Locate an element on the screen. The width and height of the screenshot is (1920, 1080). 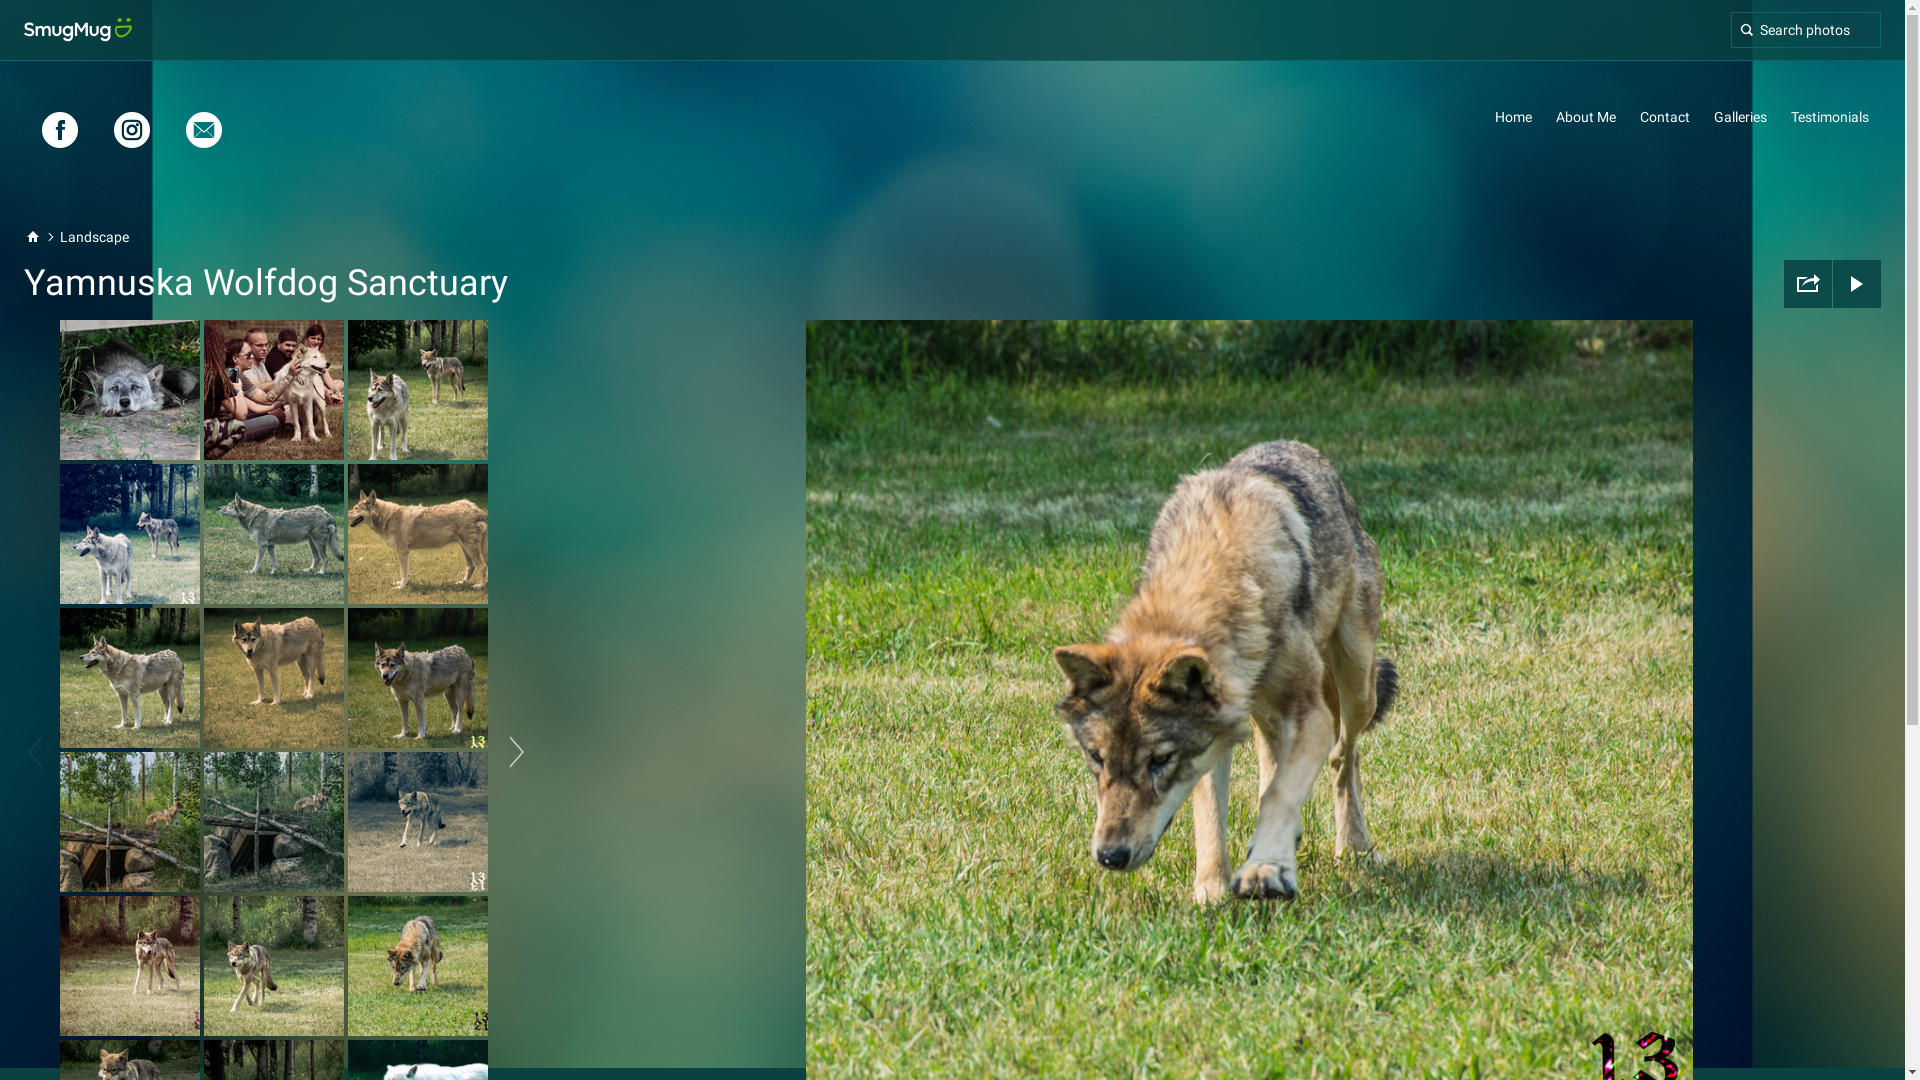
'Search "Yamnuska Wolfdog Sanctuary" for photos' is located at coordinates (1805, 30).